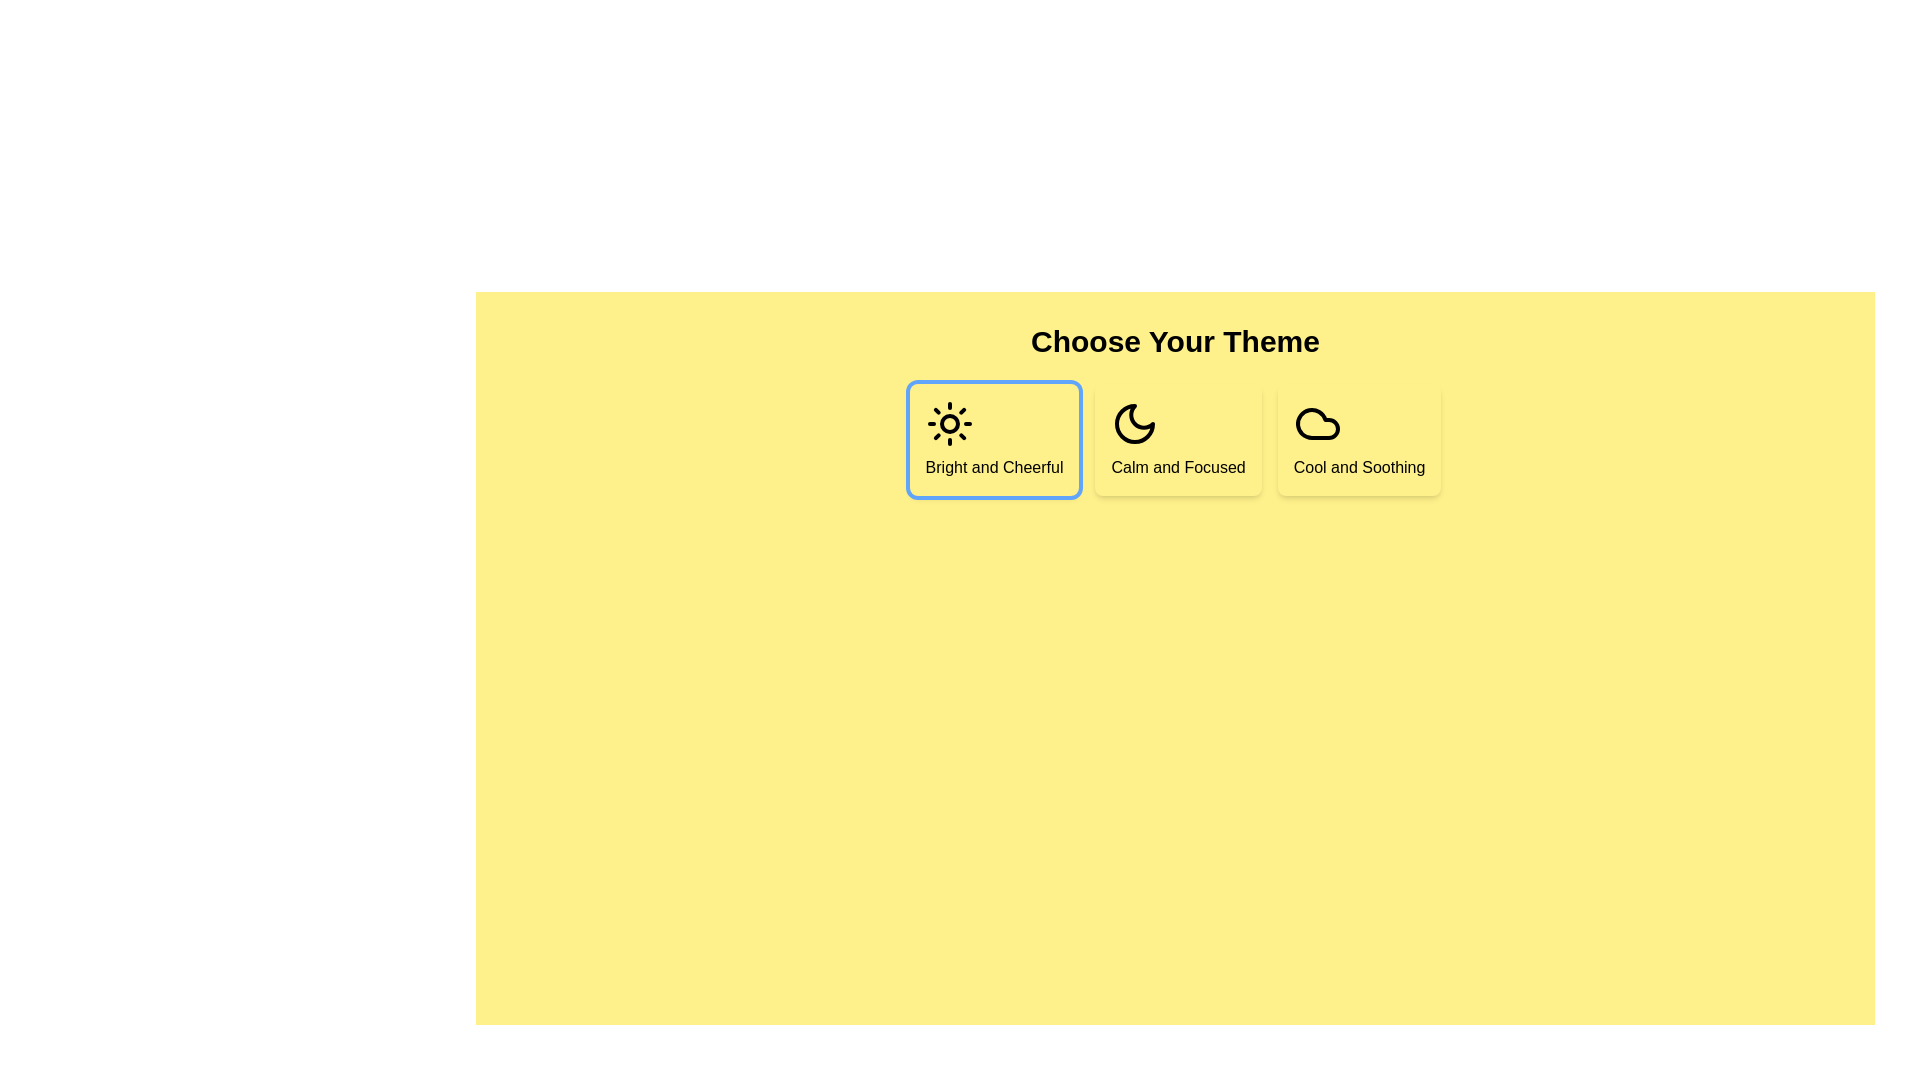 This screenshot has width=1920, height=1080. Describe the element at coordinates (1359, 438) in the screenshot. I see `the button corresponding to the theme 'Cool and Soothing'` at that location.